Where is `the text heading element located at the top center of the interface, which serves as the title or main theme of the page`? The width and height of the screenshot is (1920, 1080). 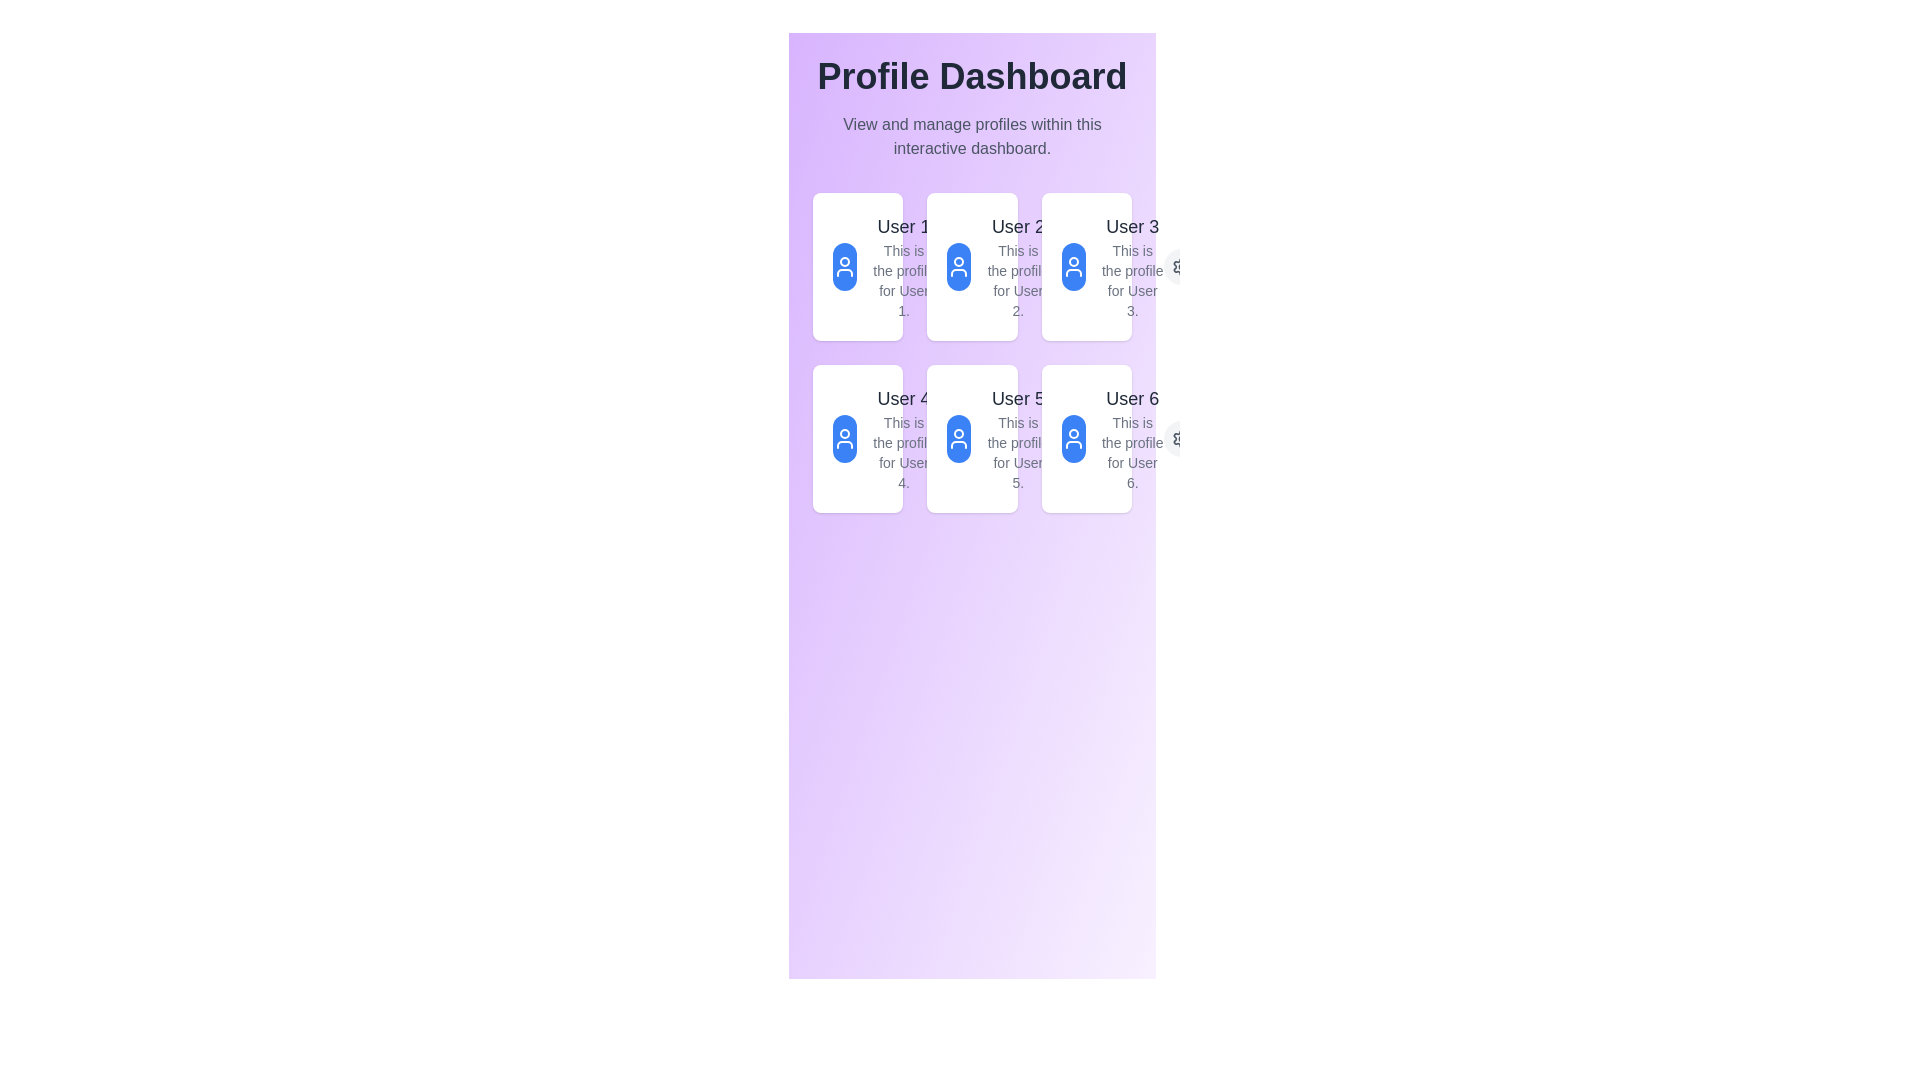
the text heading element located at the top center of the interface, which serves as the title or main theme of the page is located at coordinates (972, 76).